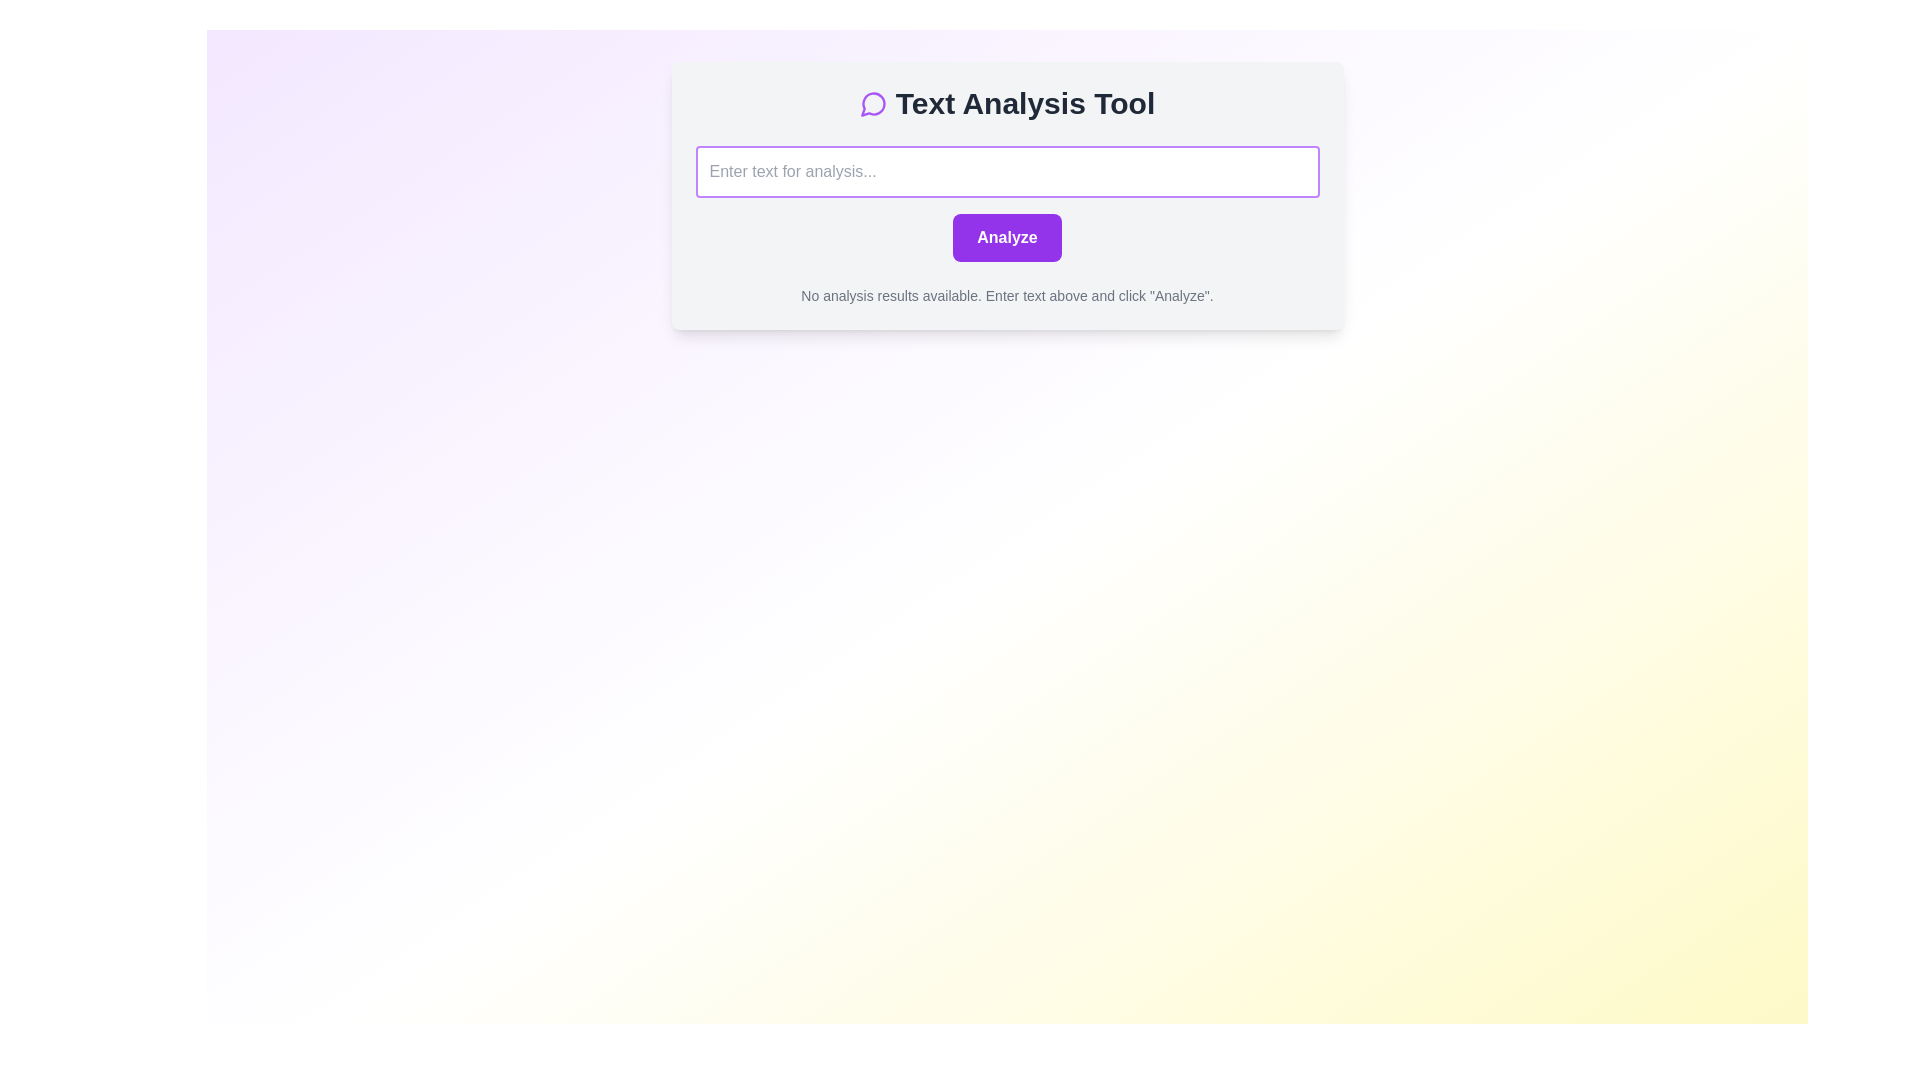 The height and width of the screenshot is (1080, 1920). Describe the element at coordinates (1007, 104) in the screenshot. I see `the Heading Text with Icon labeled 'Text Analysis Tool', which features a bold and large font, accompanied by a purple speech bubble icon` at that location.